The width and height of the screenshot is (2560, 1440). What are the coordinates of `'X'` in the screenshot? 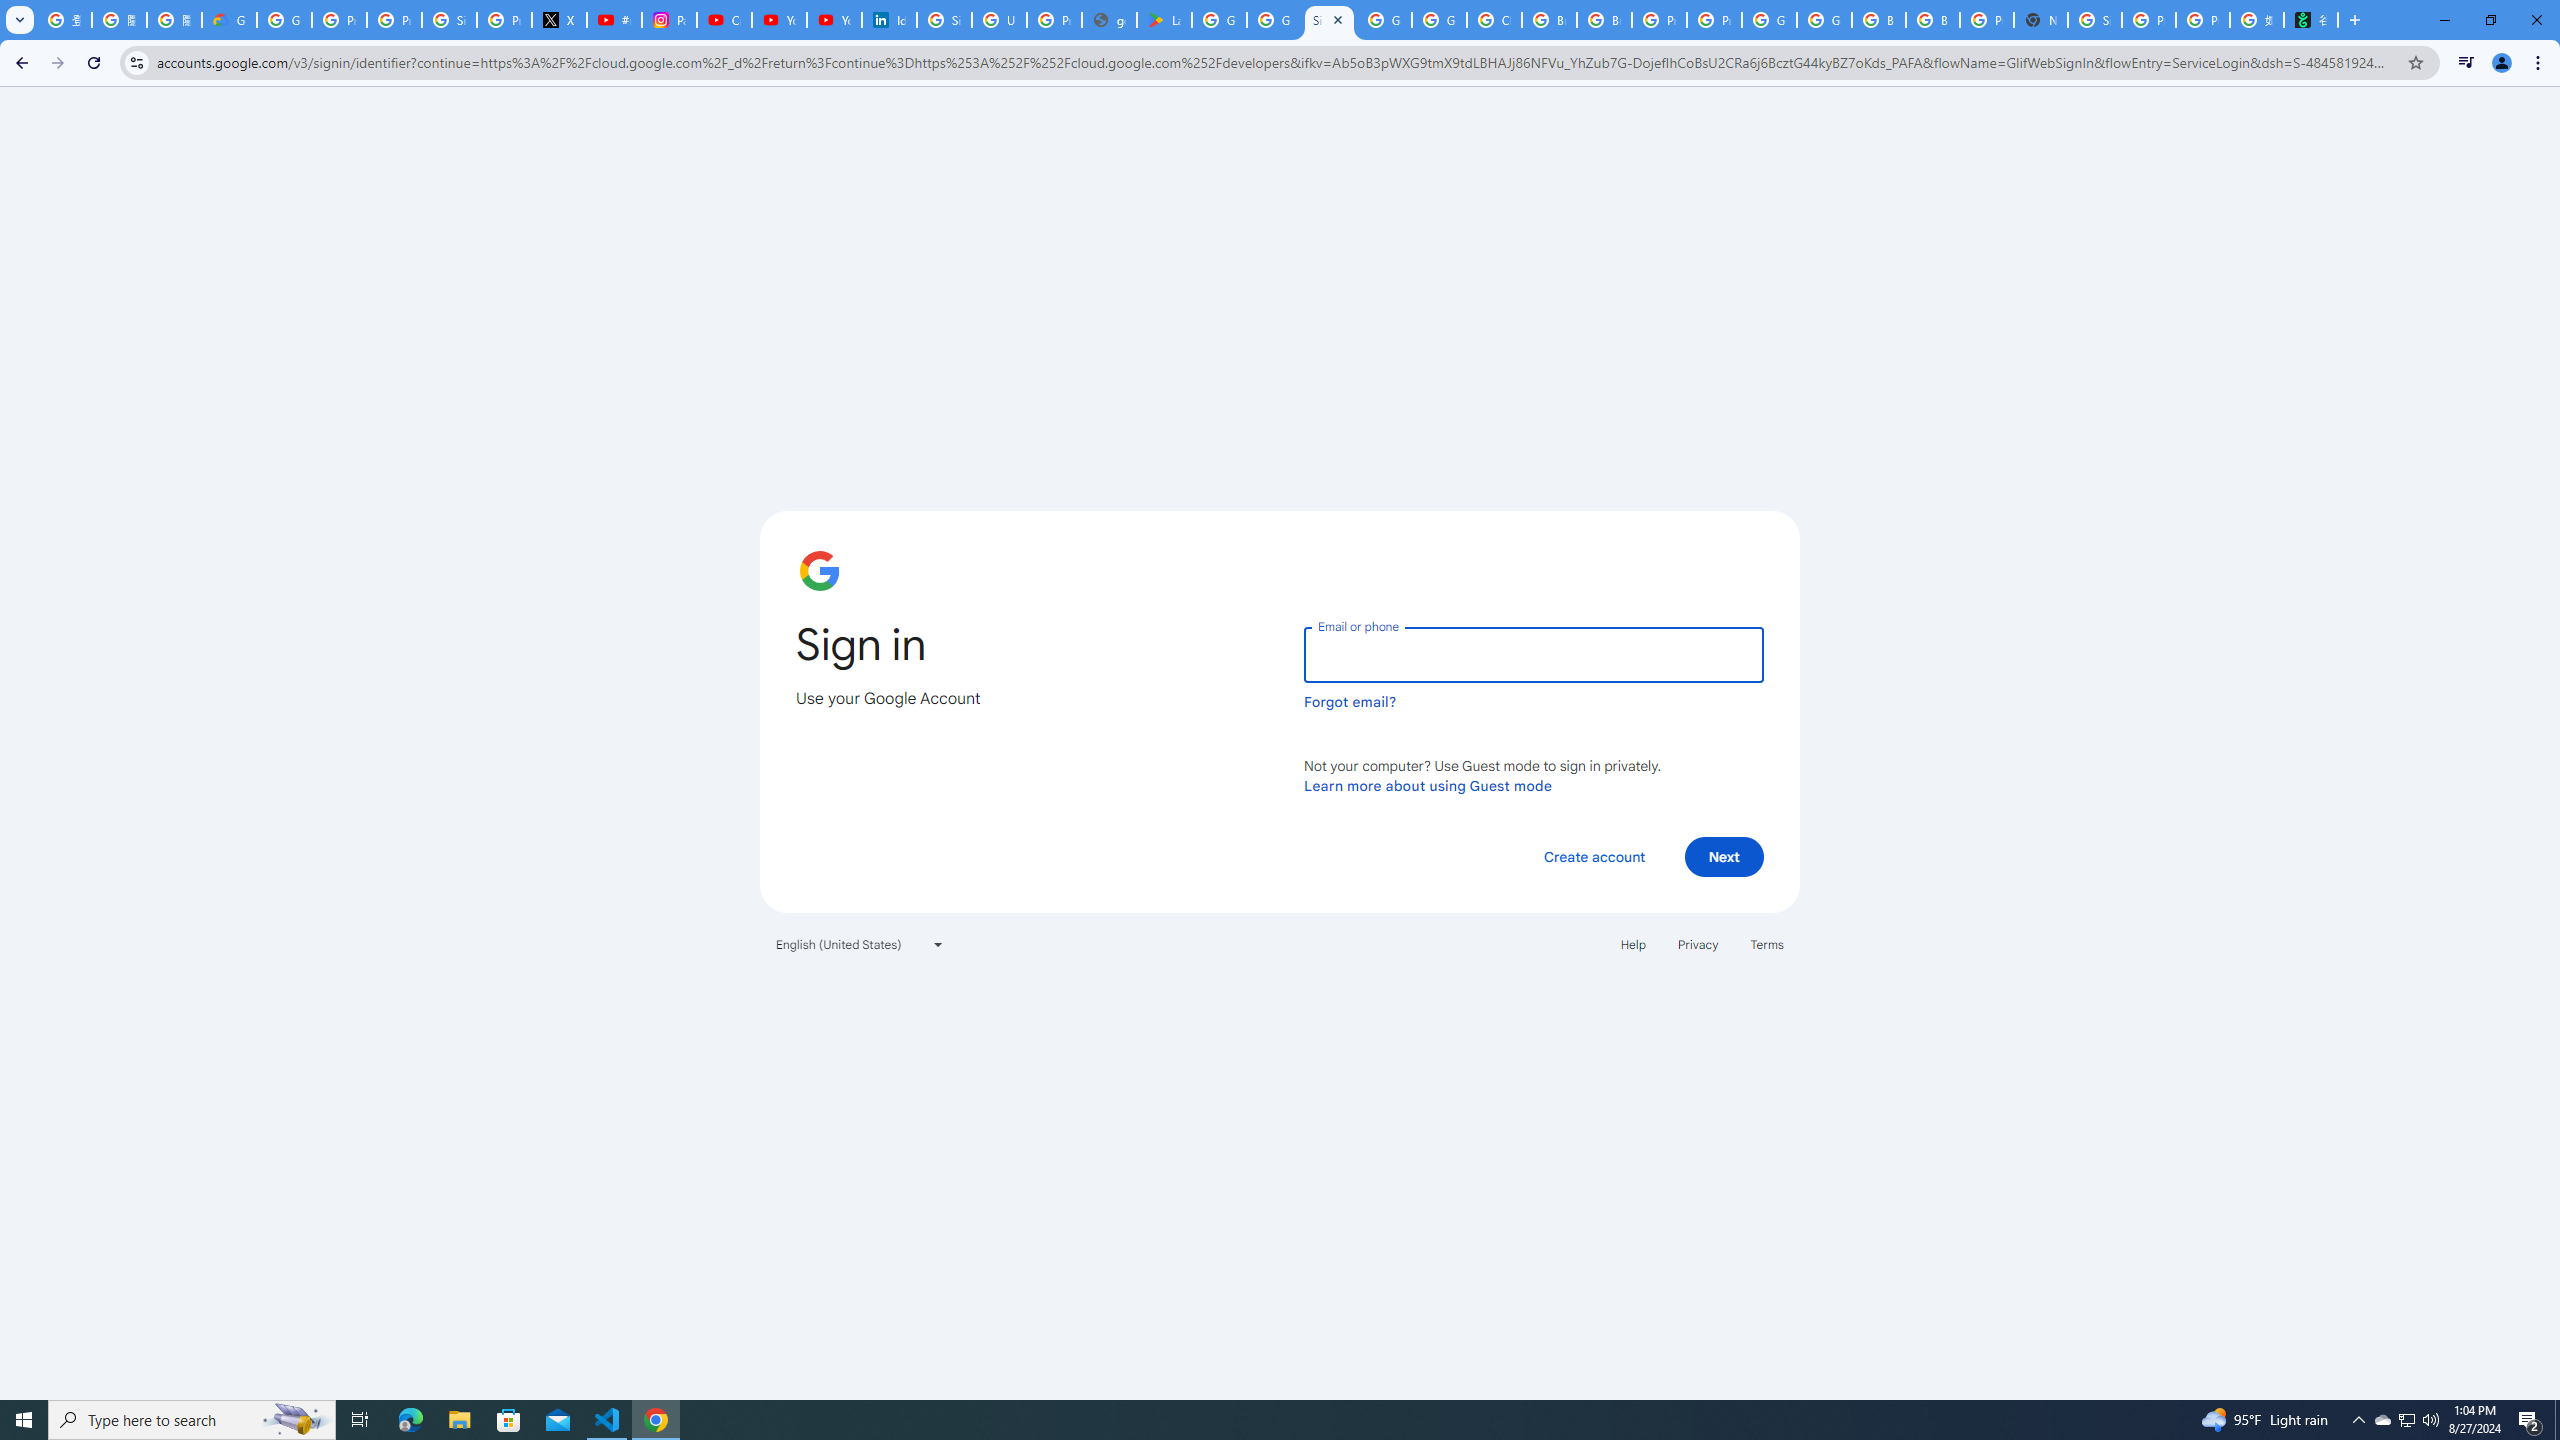 It's located at (558, 19).